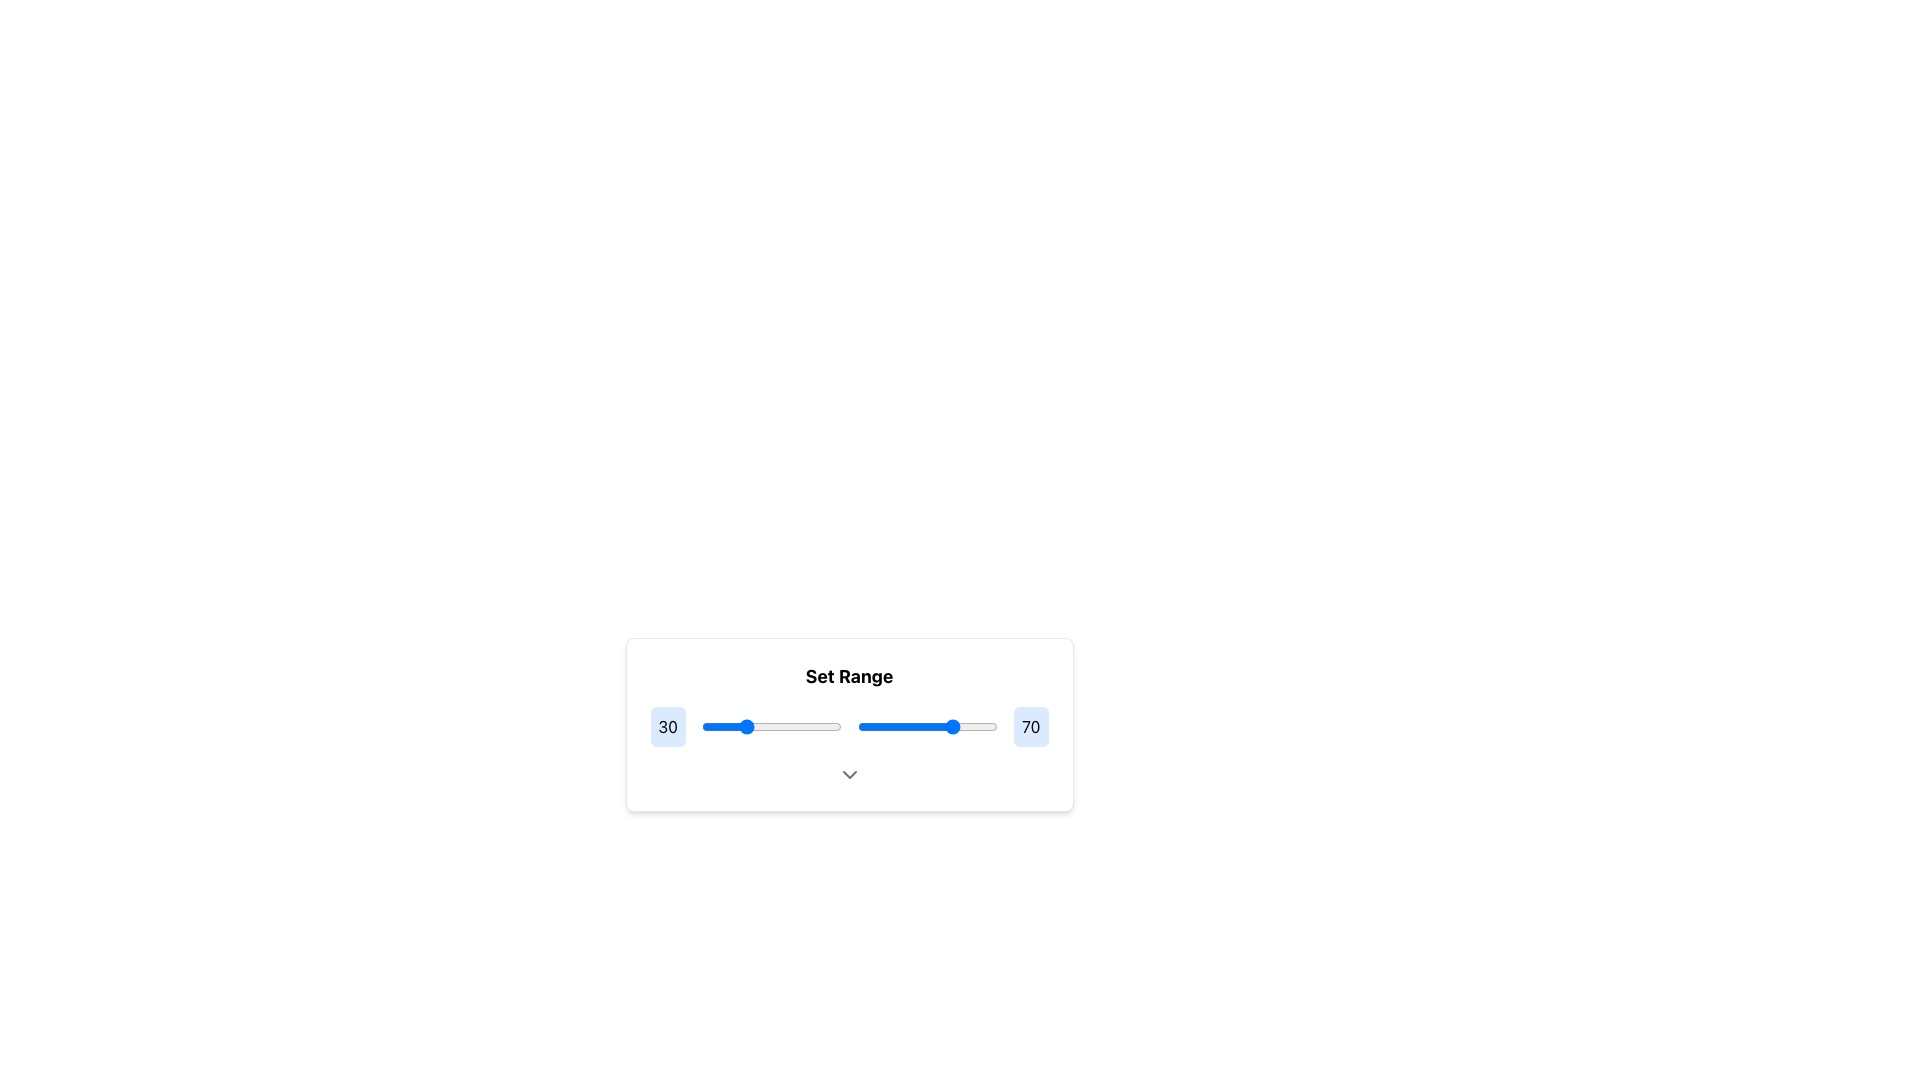  I want to click on the slider value, so click(979, 726).